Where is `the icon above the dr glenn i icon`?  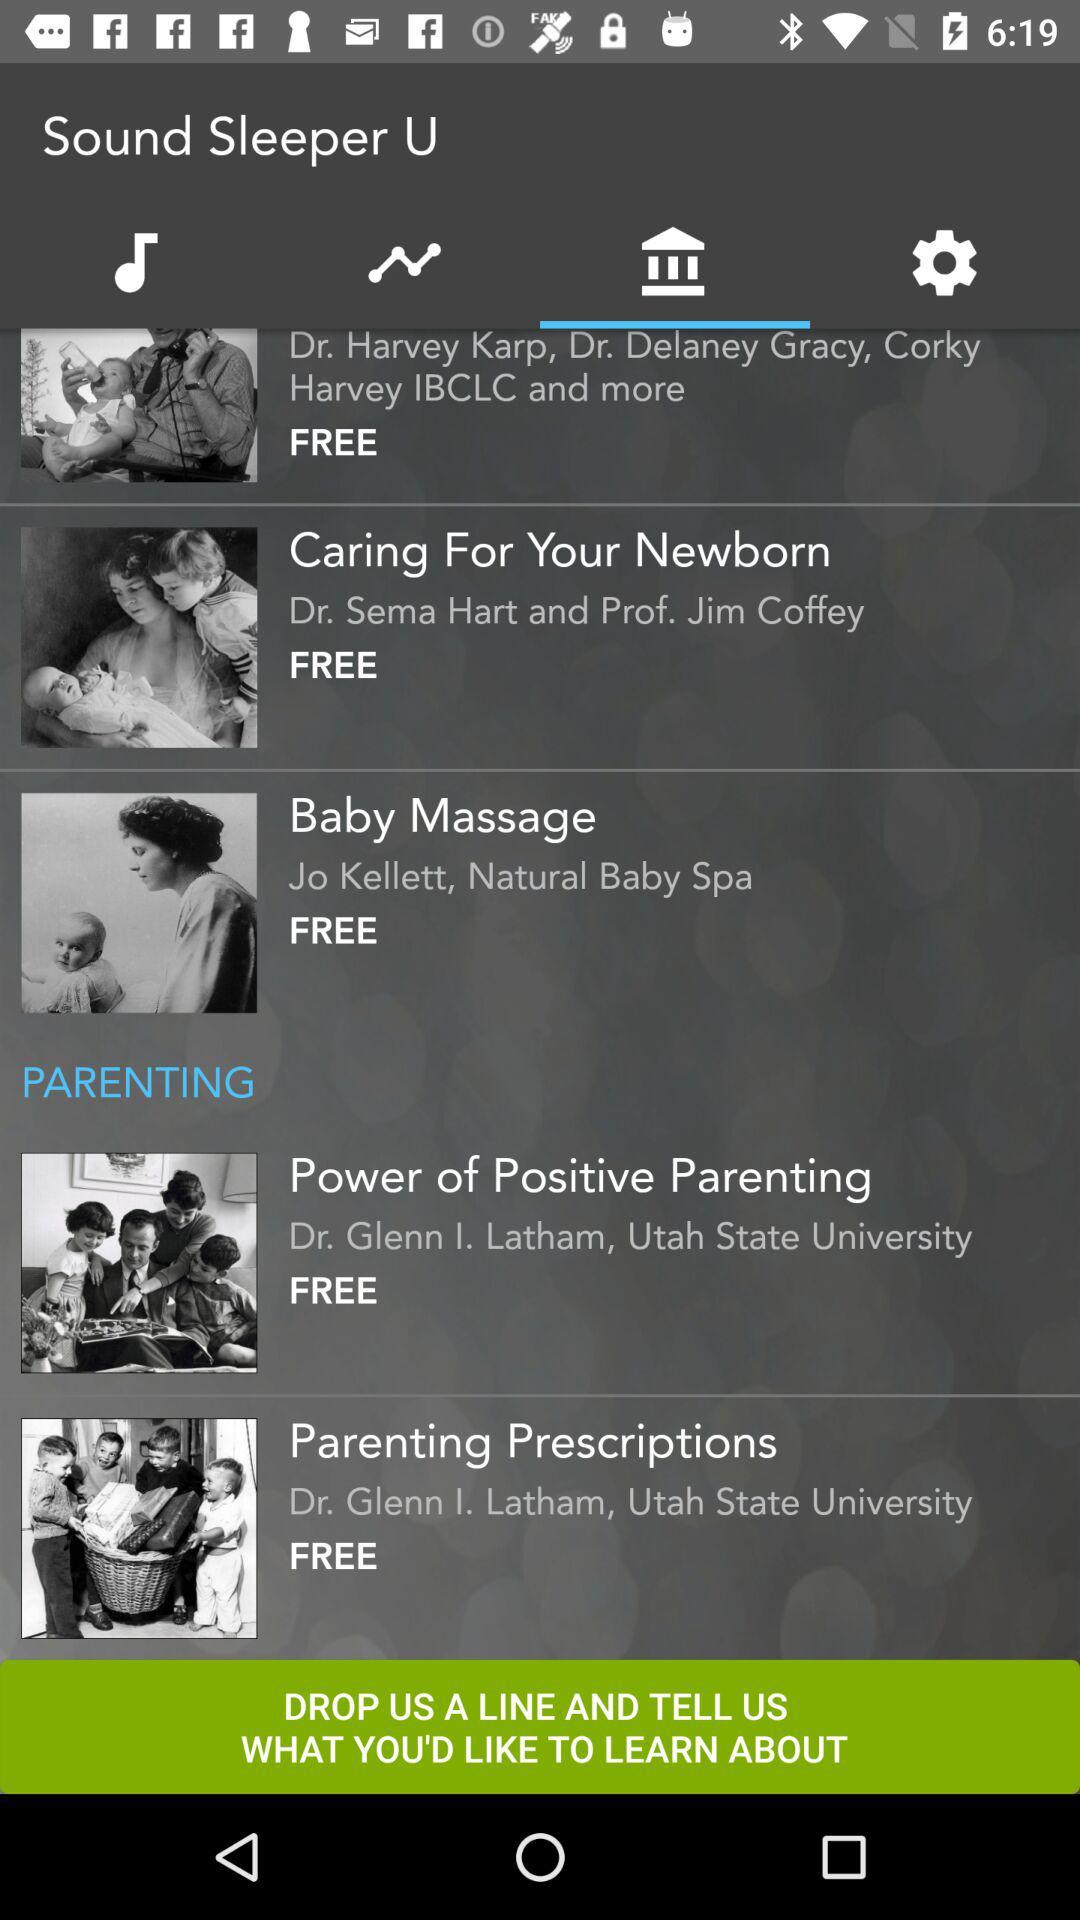 the icon above the dr glenn i icon is located at coordinates (678, 1167).